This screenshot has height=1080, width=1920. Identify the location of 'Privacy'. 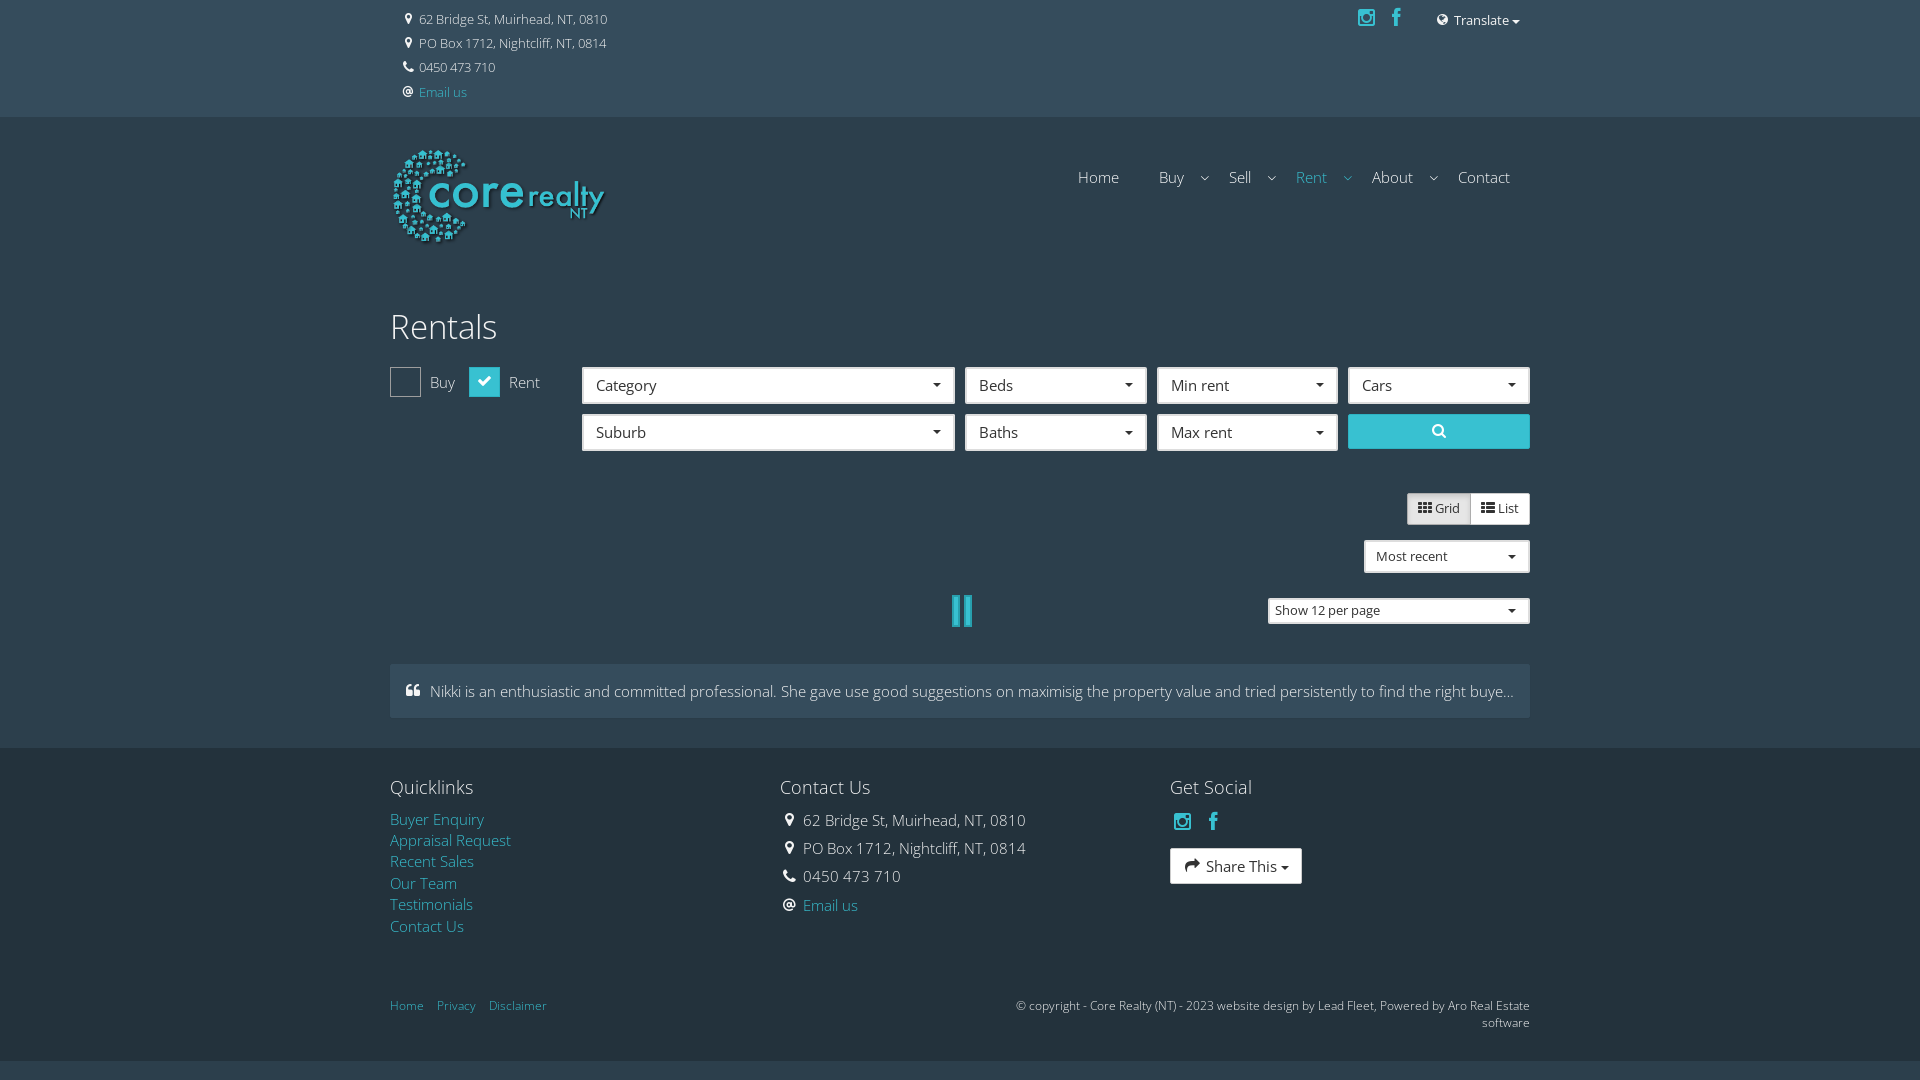
(455, 1005).